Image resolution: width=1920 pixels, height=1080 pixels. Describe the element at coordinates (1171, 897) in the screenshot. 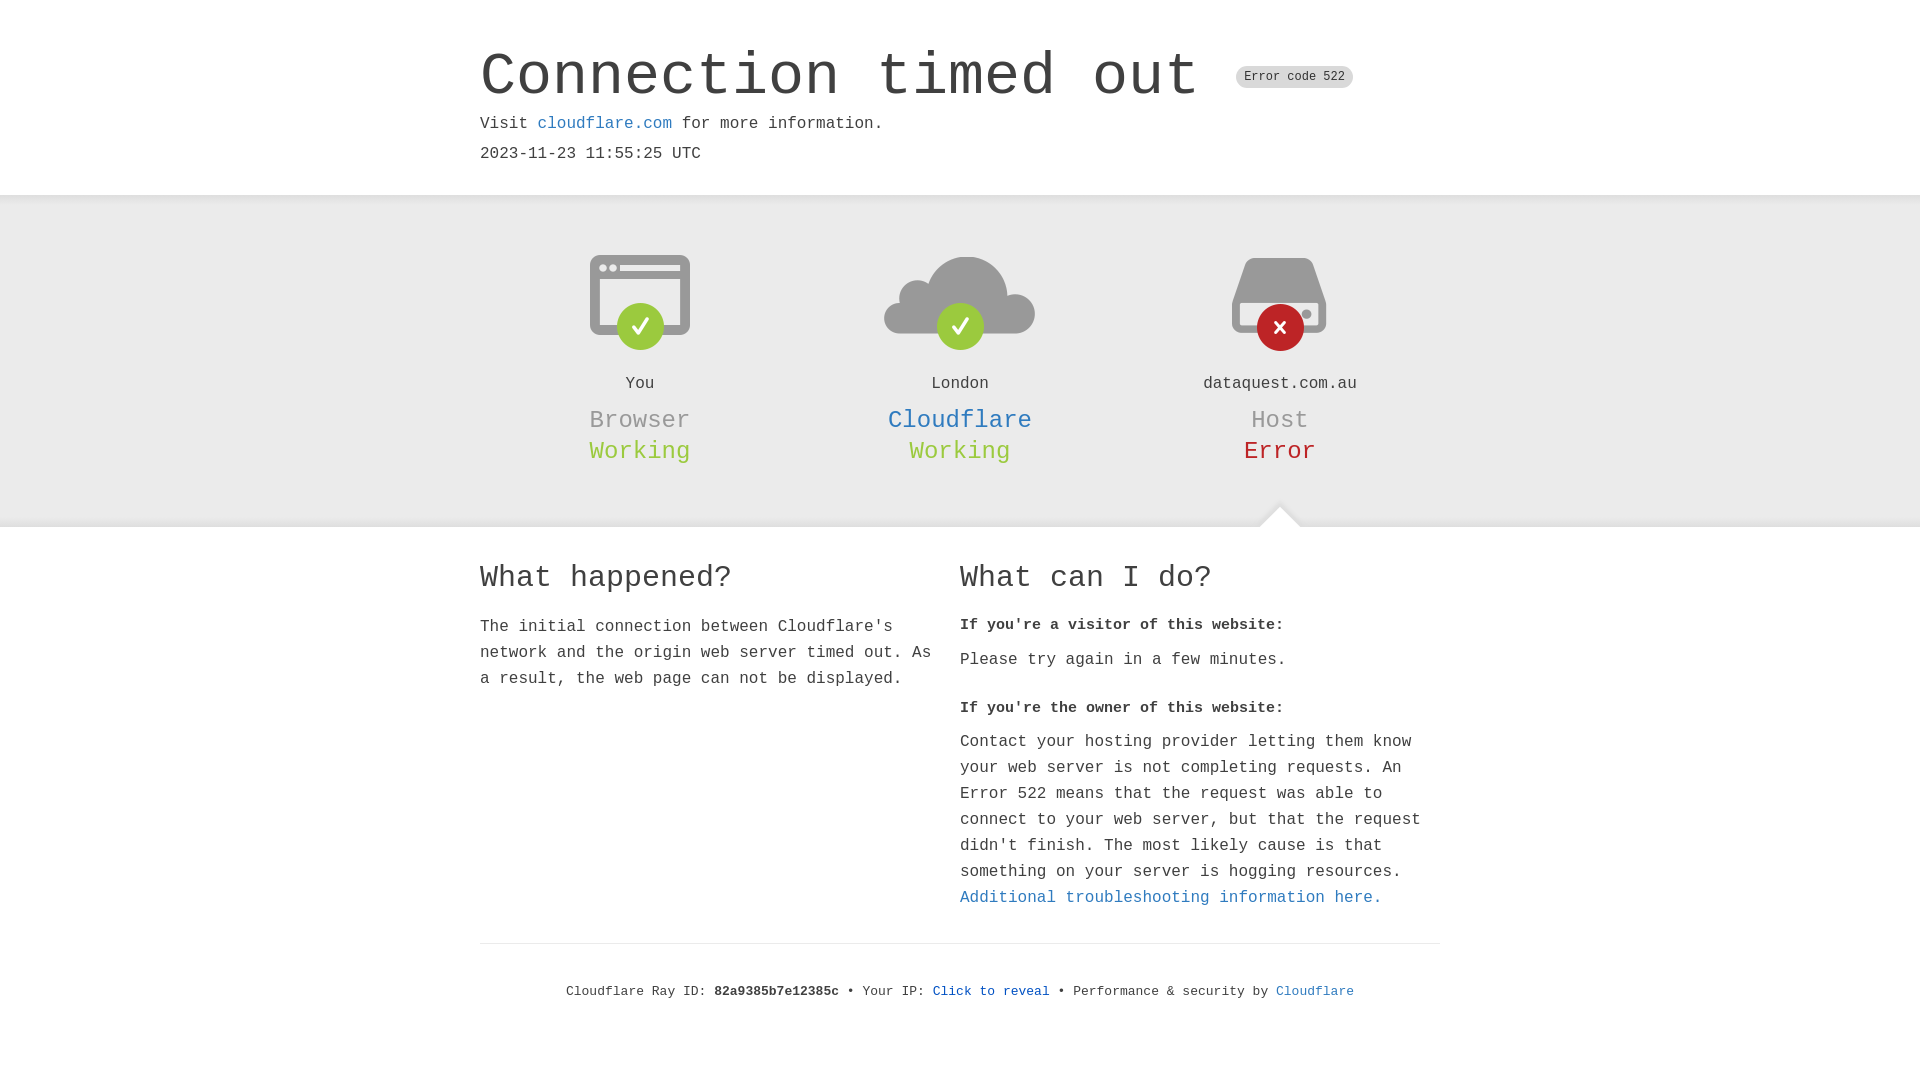

I see `'Additional troubleshooting information here.'` at that location.